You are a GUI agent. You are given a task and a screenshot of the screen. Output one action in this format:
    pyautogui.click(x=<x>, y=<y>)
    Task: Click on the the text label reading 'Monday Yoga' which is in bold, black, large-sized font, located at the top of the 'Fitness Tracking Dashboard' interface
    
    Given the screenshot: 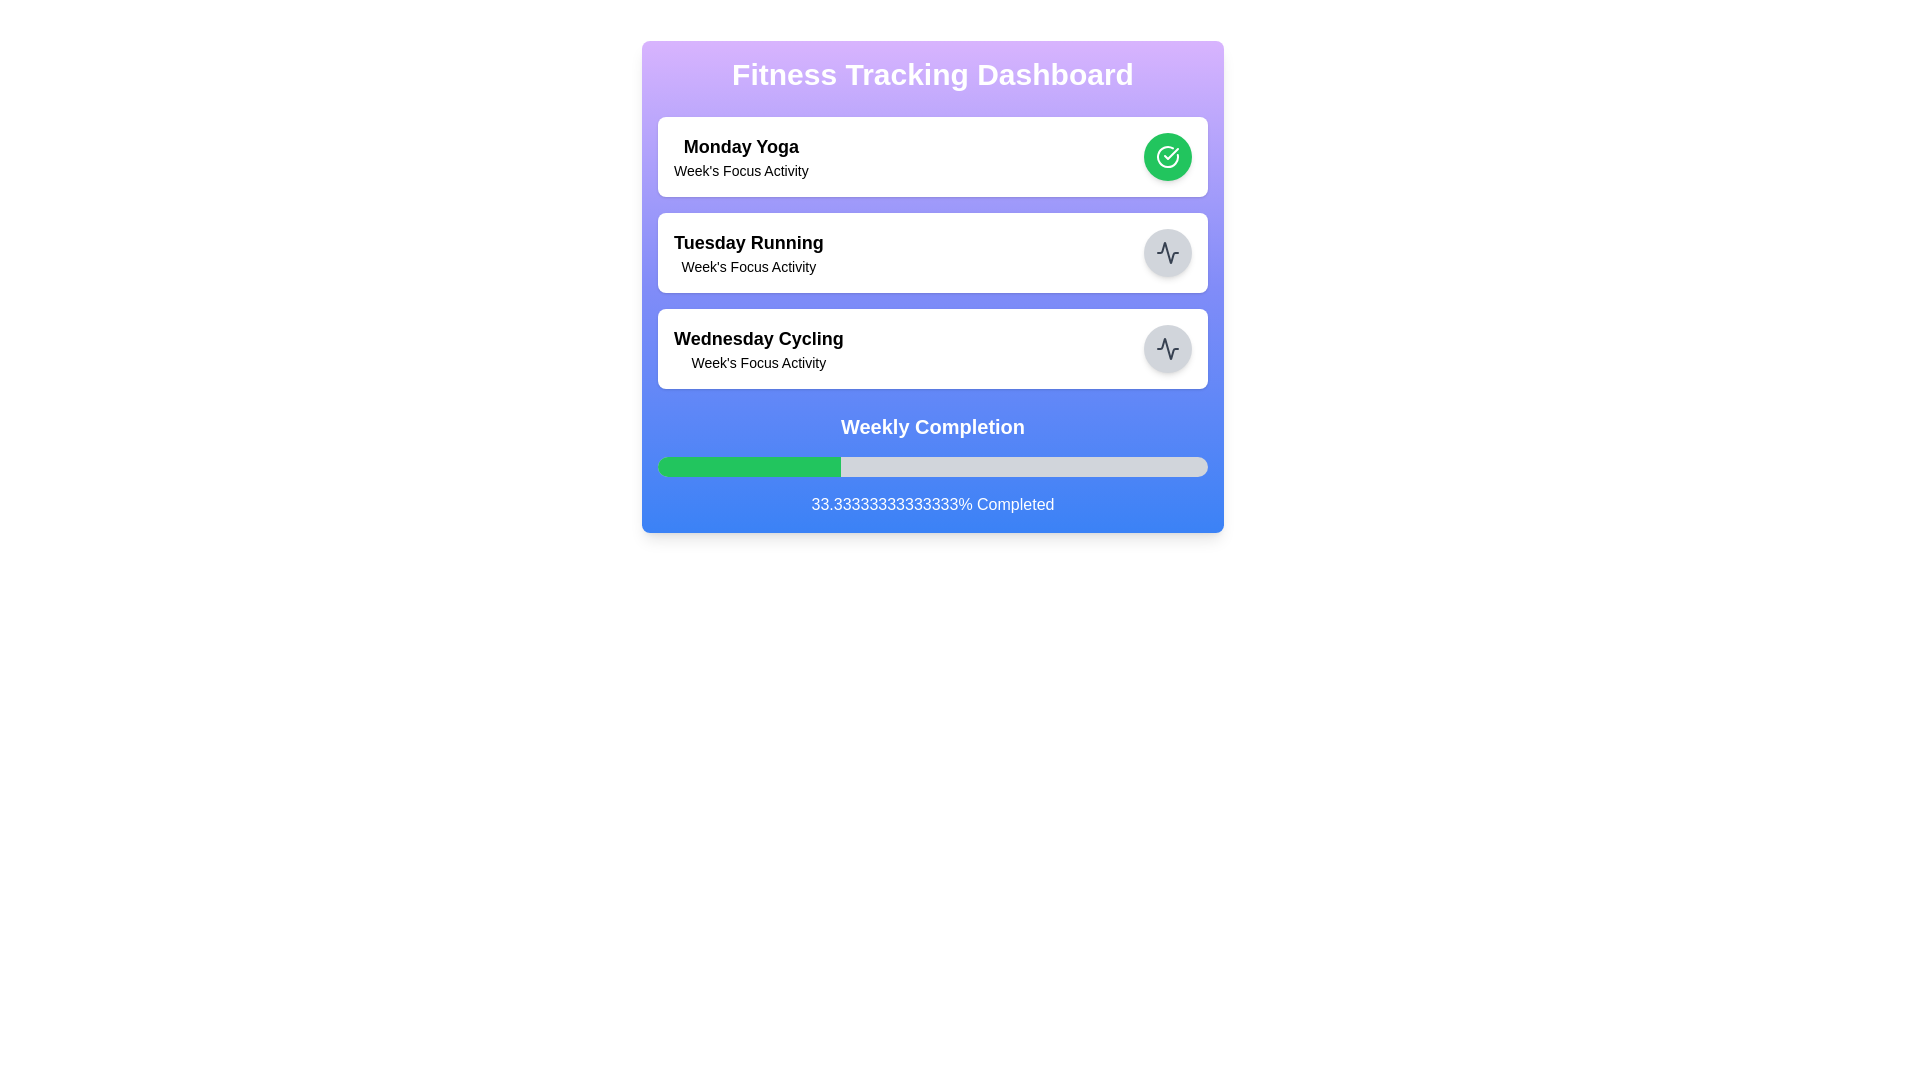 What is the action you would take?
    pyautogui.click(x=740, y=145)
    